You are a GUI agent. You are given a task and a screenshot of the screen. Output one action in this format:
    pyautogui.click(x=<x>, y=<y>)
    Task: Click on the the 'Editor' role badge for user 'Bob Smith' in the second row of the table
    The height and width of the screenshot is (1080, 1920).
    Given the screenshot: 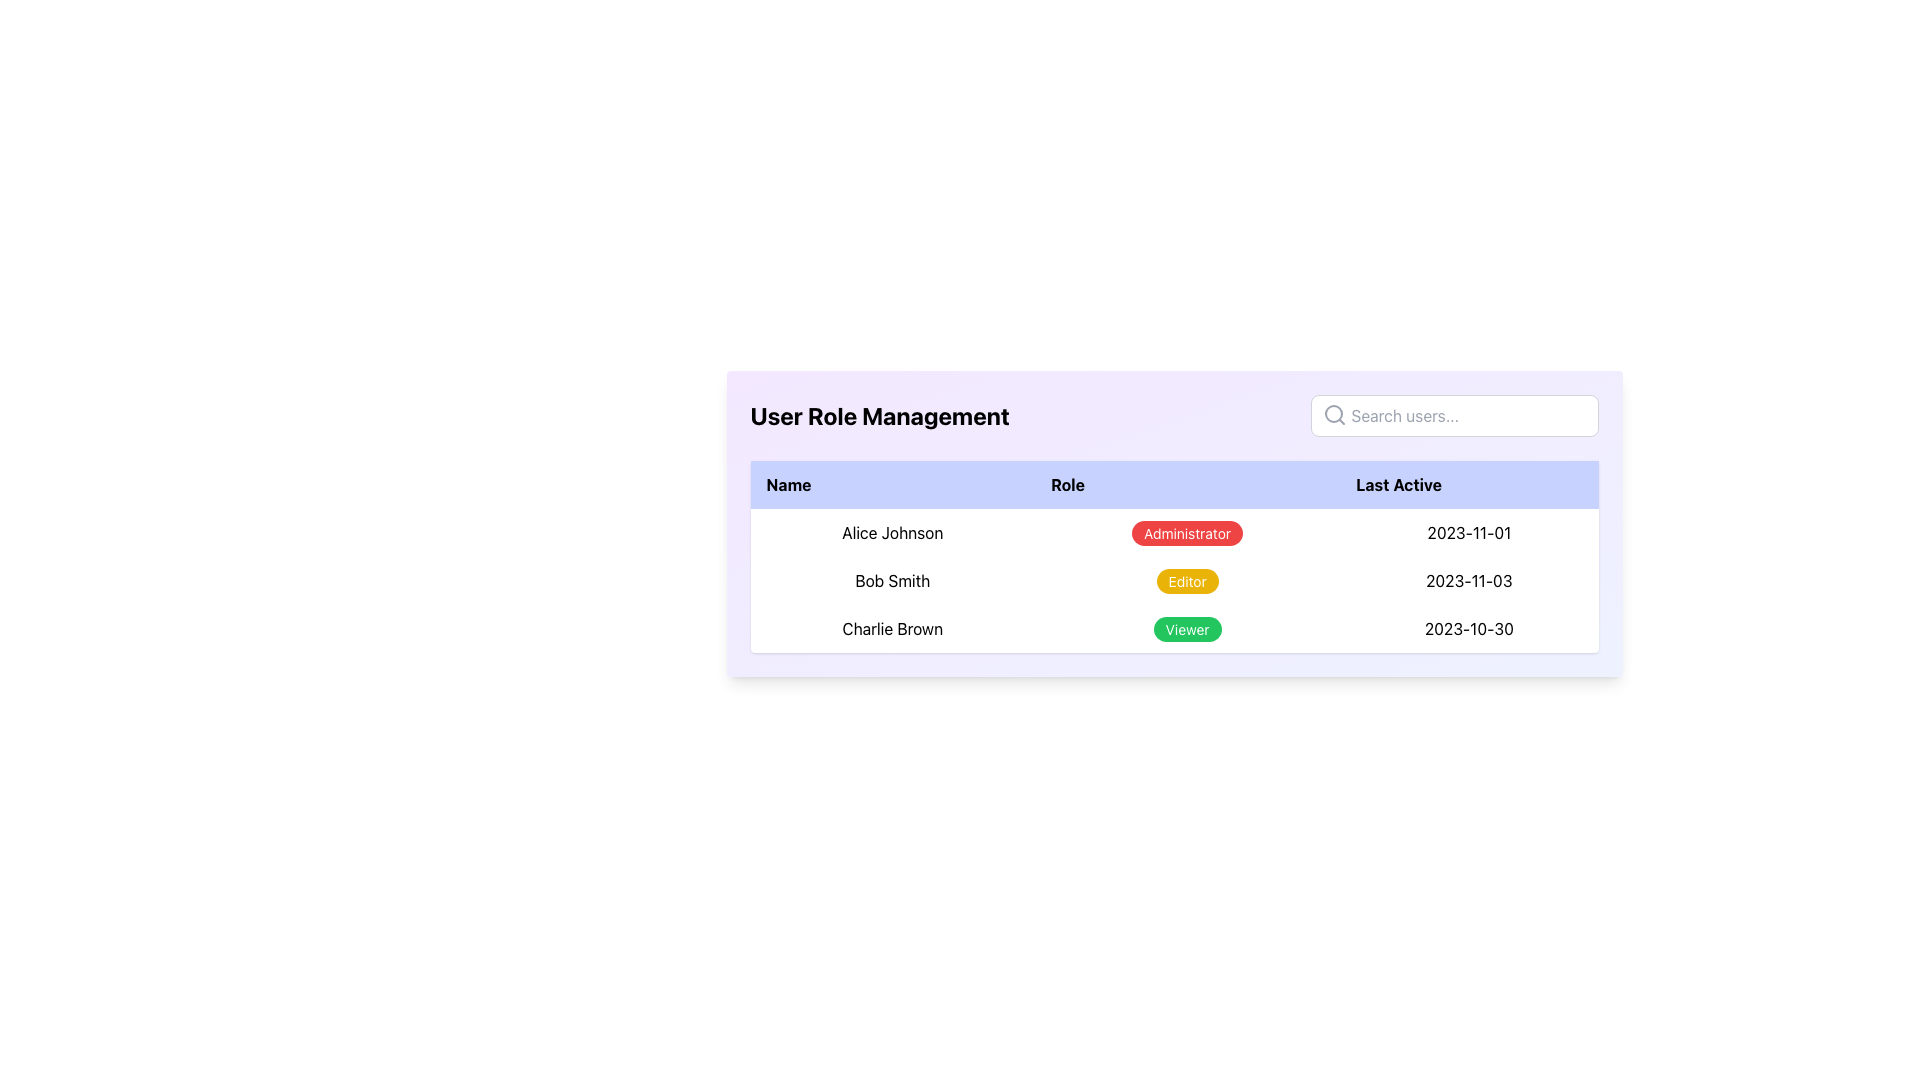 What is the action you would take?
    pyautogui.click(x=1187, y=581)
    